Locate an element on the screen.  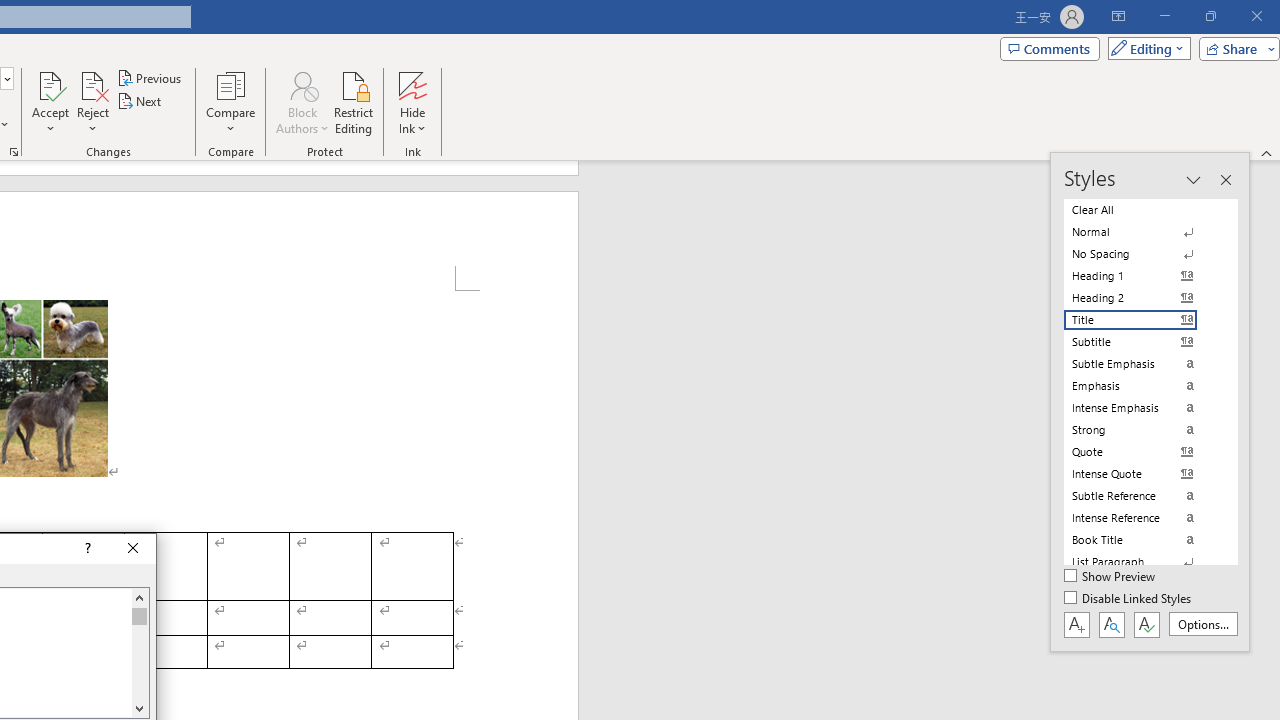
'Show Preview' is located at coordinates (1110, 577).